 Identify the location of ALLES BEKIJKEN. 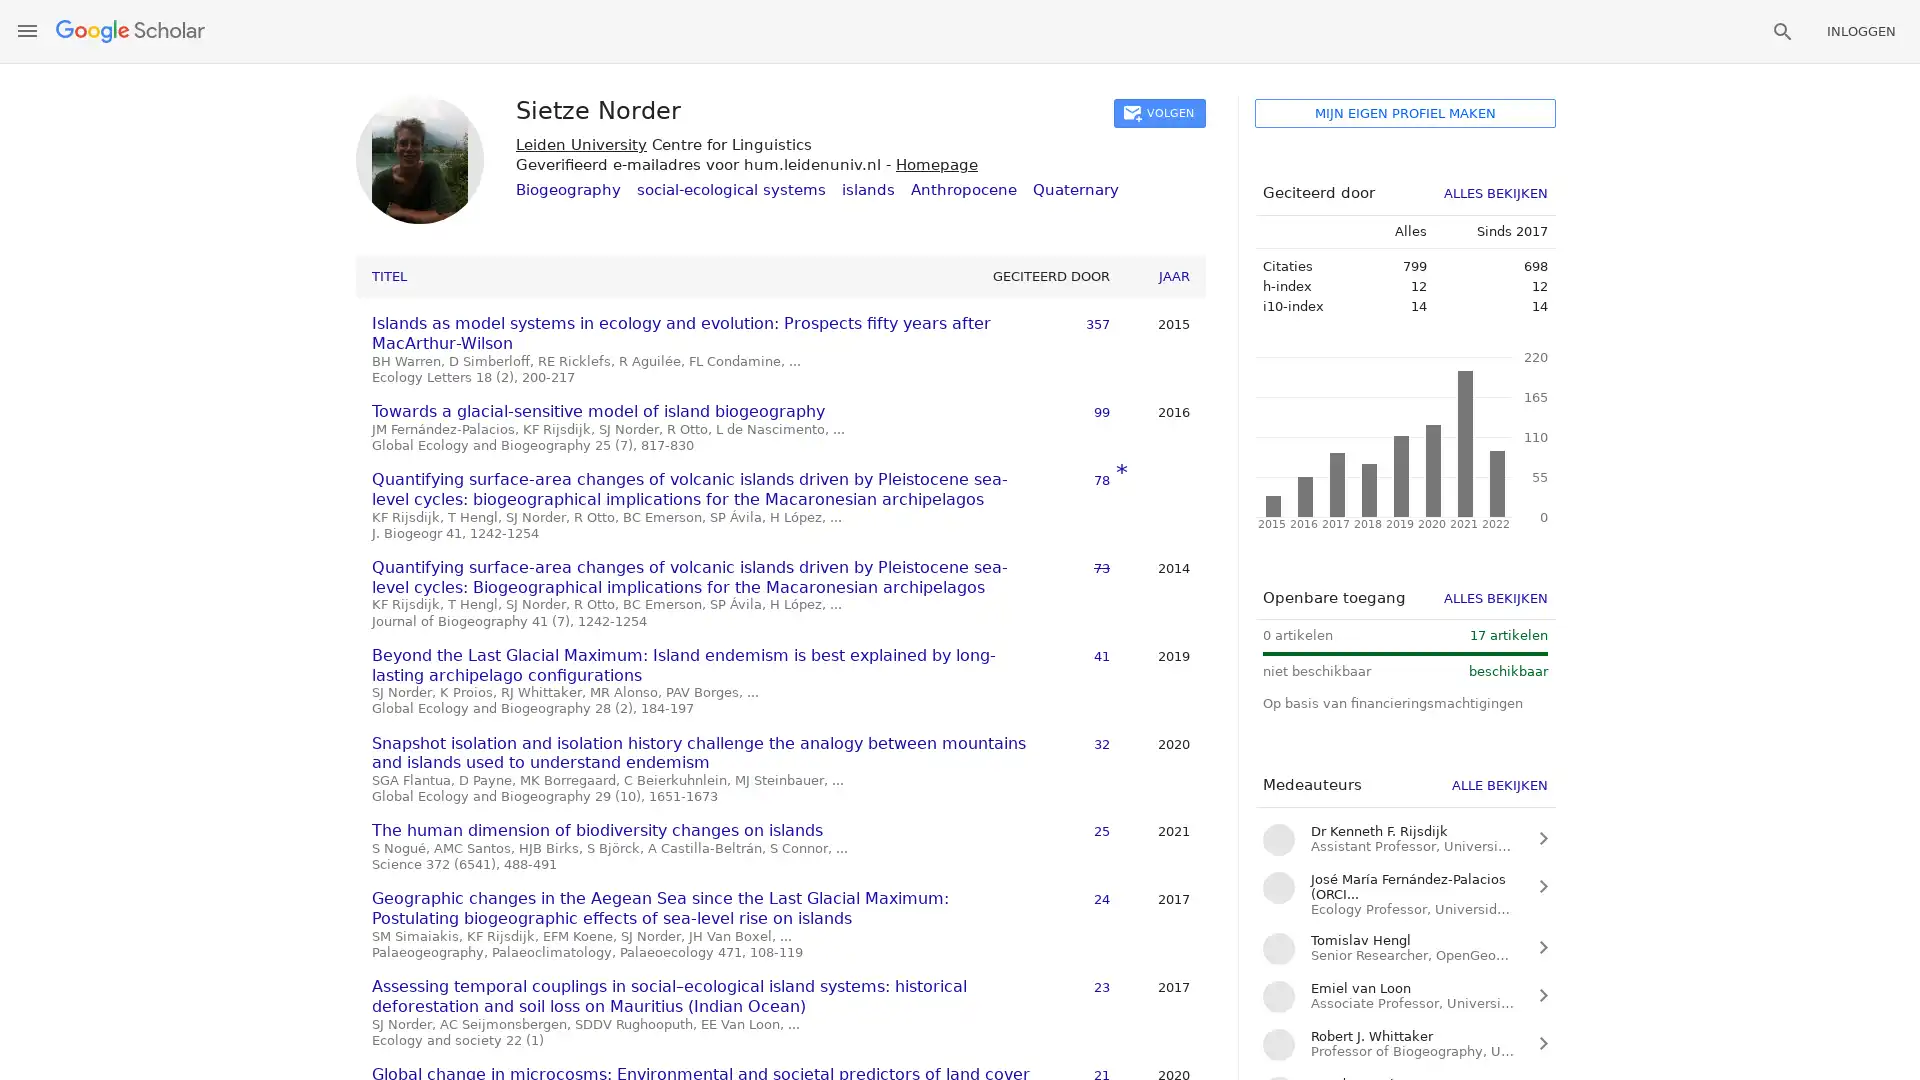
(1496, 193).